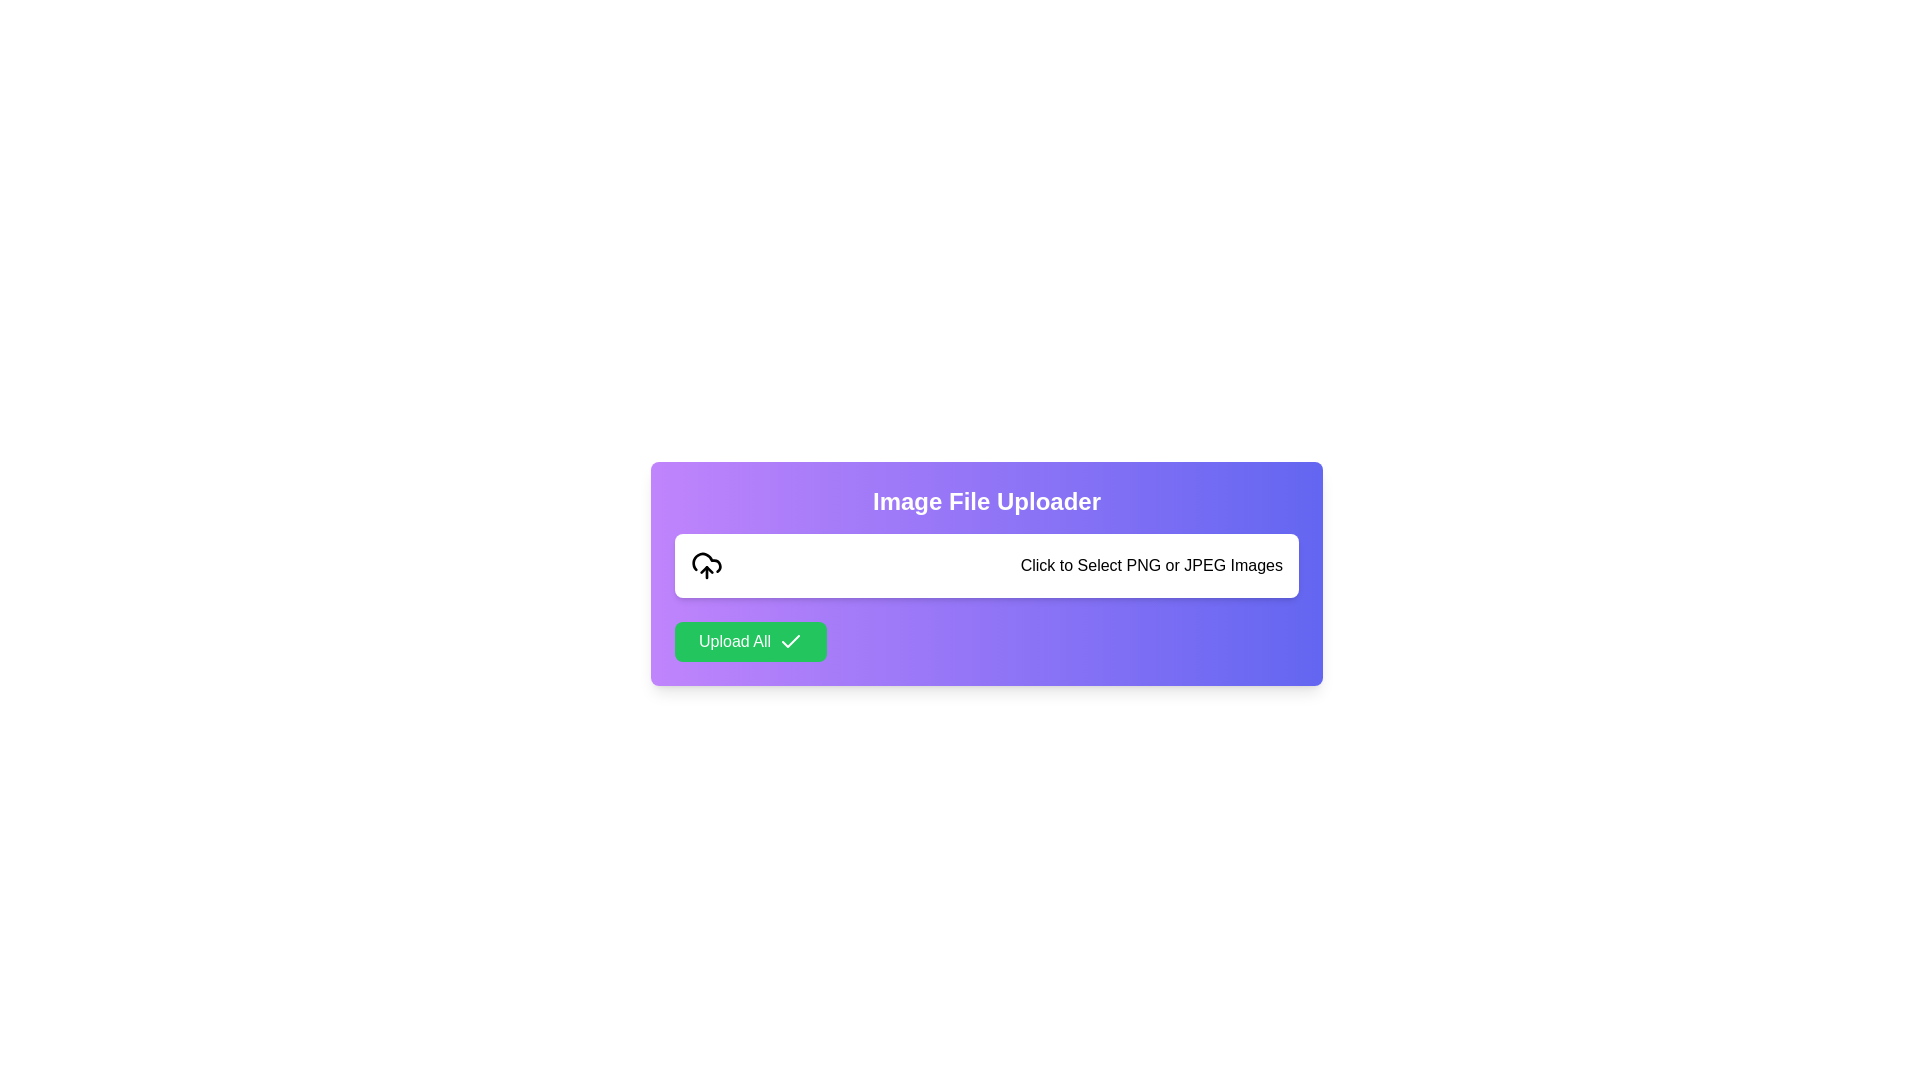  Describe the element at coordinates (987, 500) in the screenshot. I see `the Static Text element displaying 'Image File Uploader', which is a large, bold title in white against a gradient background` at that location.